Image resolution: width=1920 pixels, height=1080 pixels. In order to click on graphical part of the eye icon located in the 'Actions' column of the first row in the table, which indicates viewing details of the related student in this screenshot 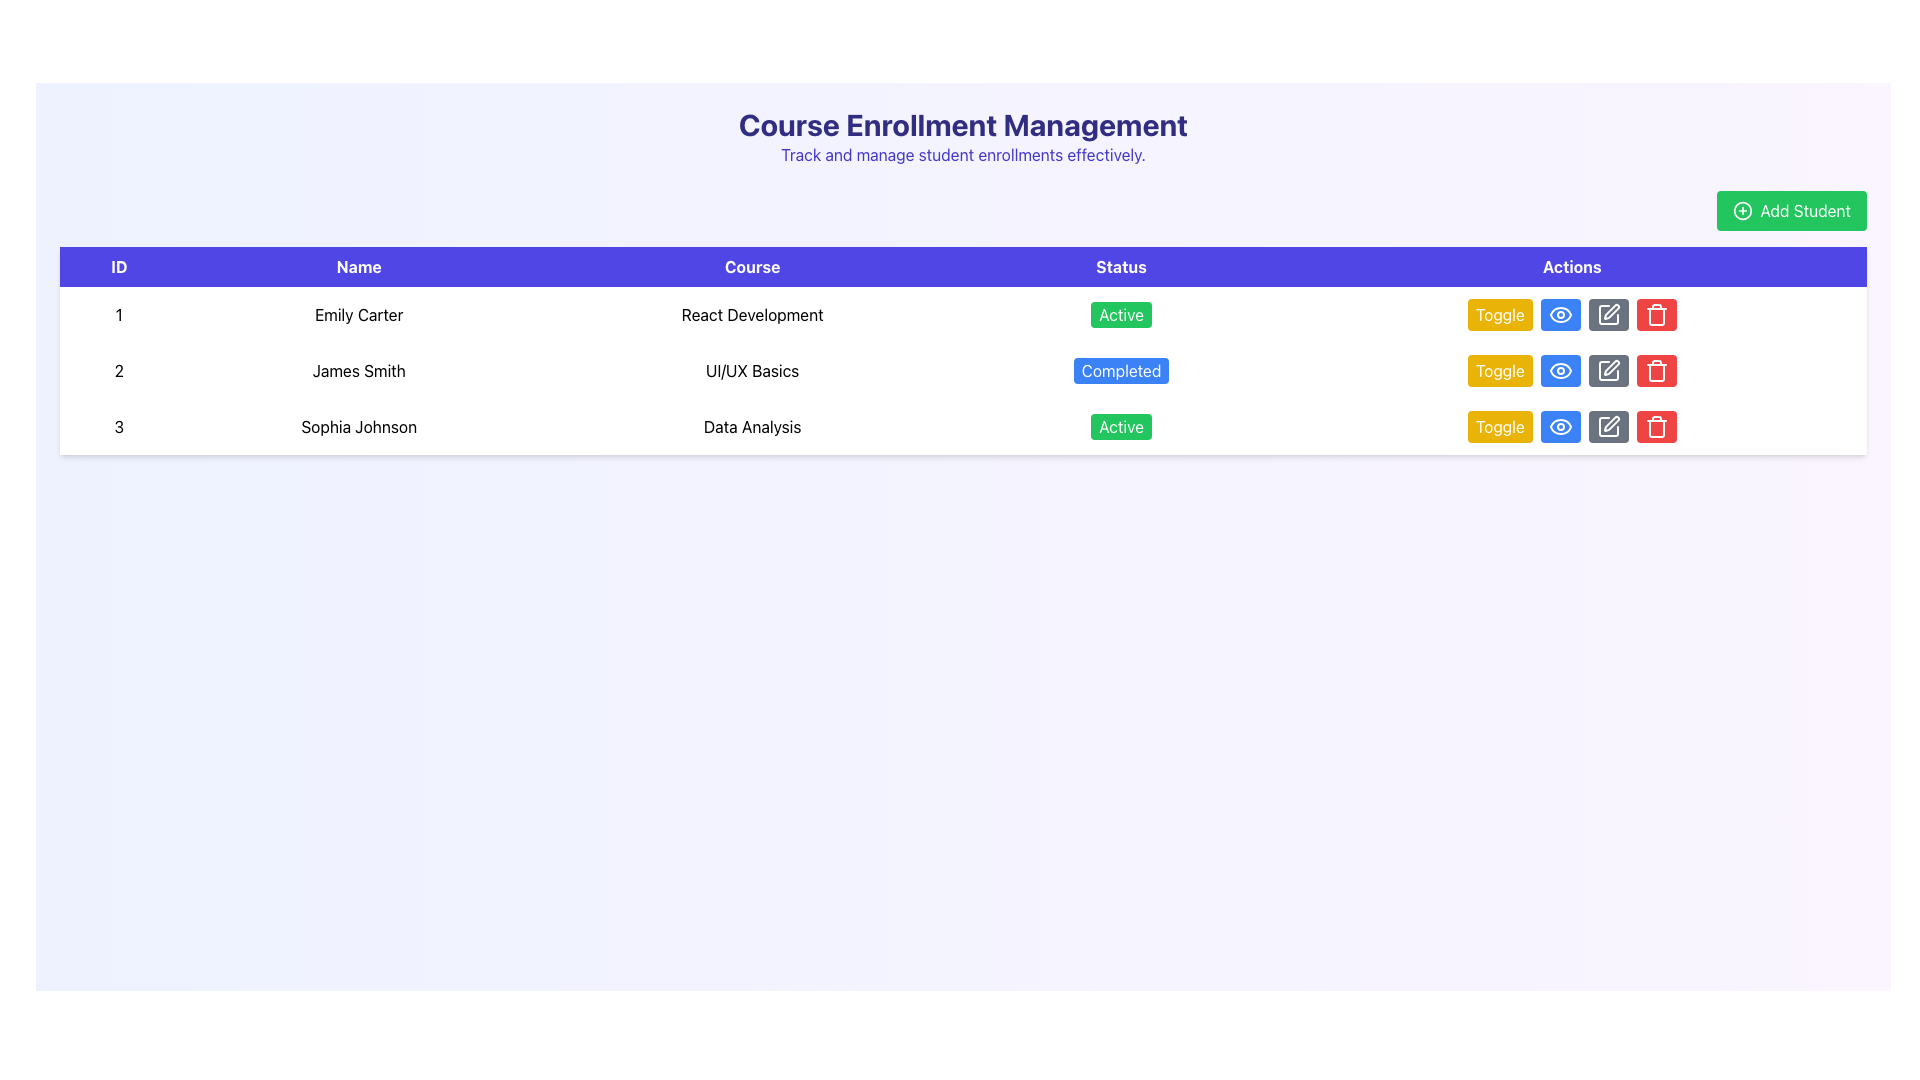, I will do `click(1559, 315)`.